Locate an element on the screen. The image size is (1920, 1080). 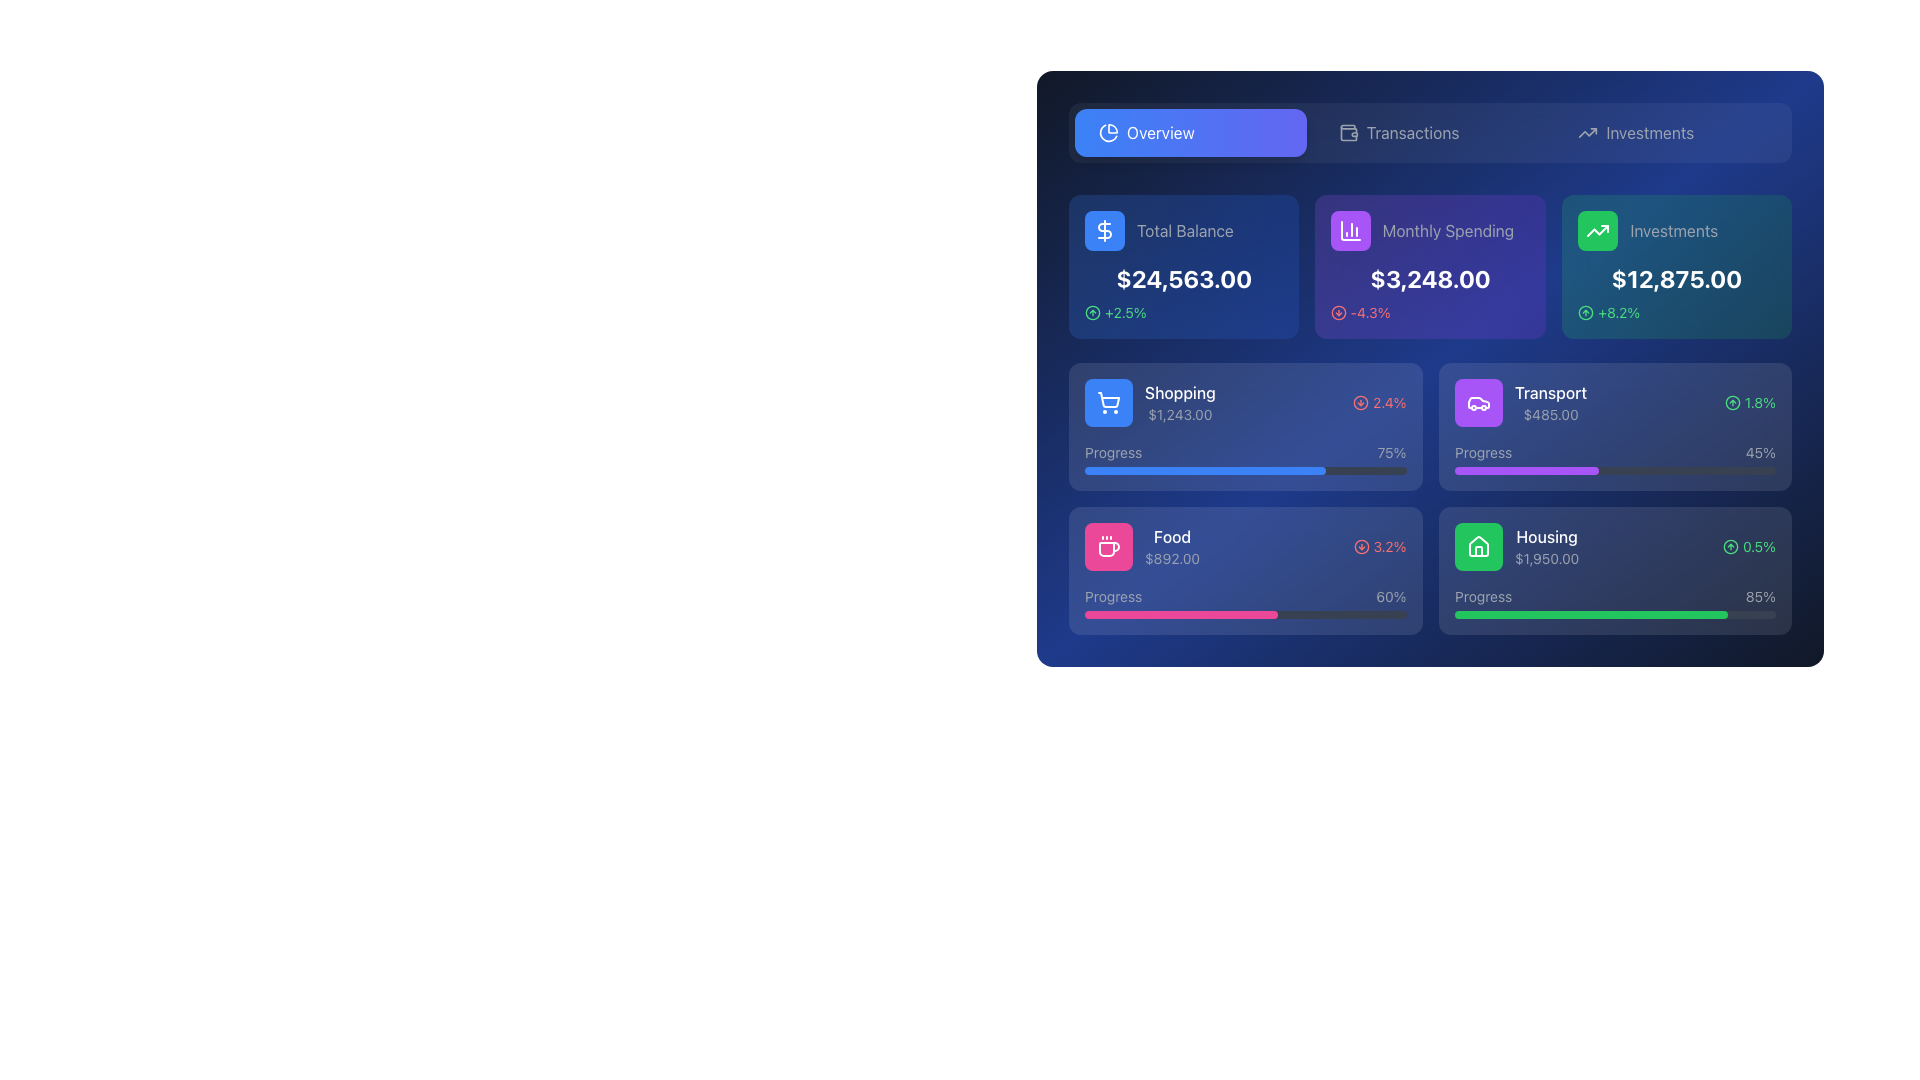
the text label displaying the amount '$1,243.00' in light gray color, located below the bold 'Shopping' label in the top-left card of the dashboard is located at coordinates (1180, 414).